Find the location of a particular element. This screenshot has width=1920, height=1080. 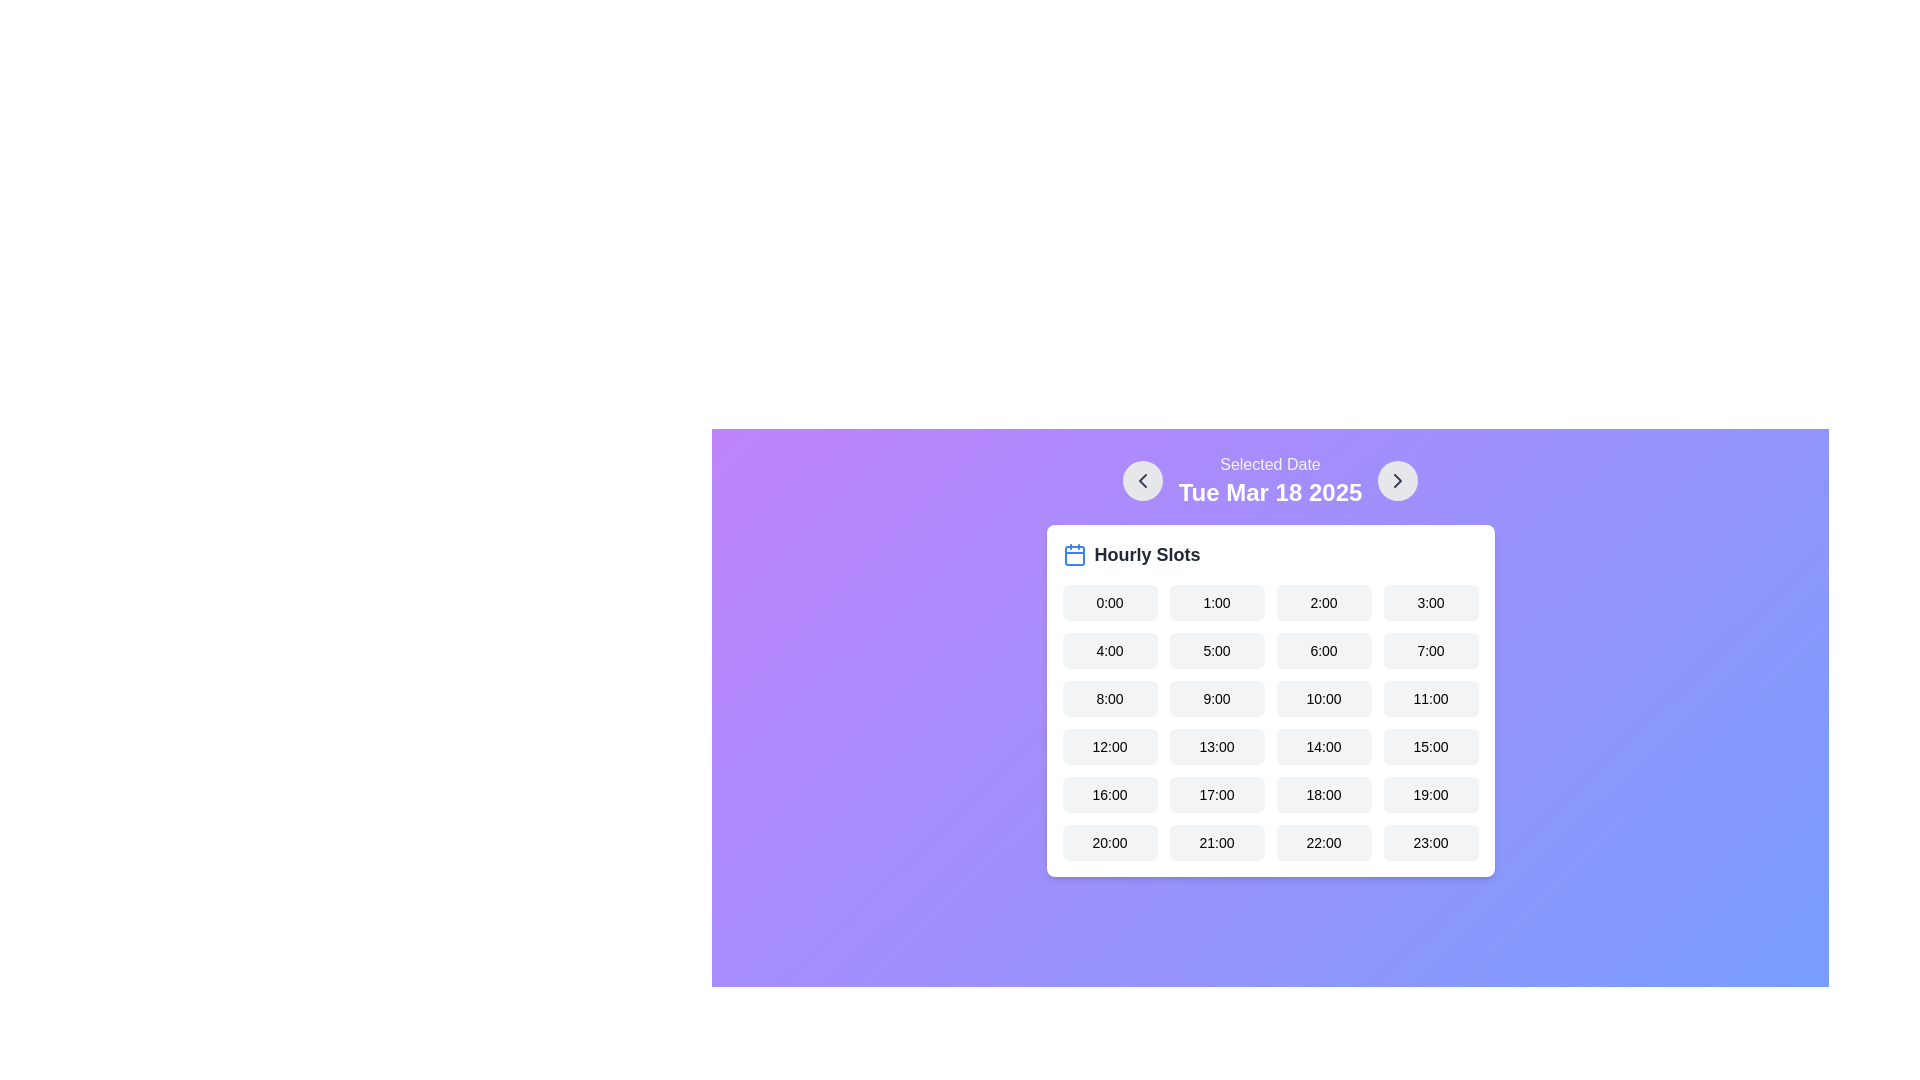

the '21:00' time slot button located in the second column of the sixth row within the 'Hourly Slots' grid is located at coordinates (1216, 843).